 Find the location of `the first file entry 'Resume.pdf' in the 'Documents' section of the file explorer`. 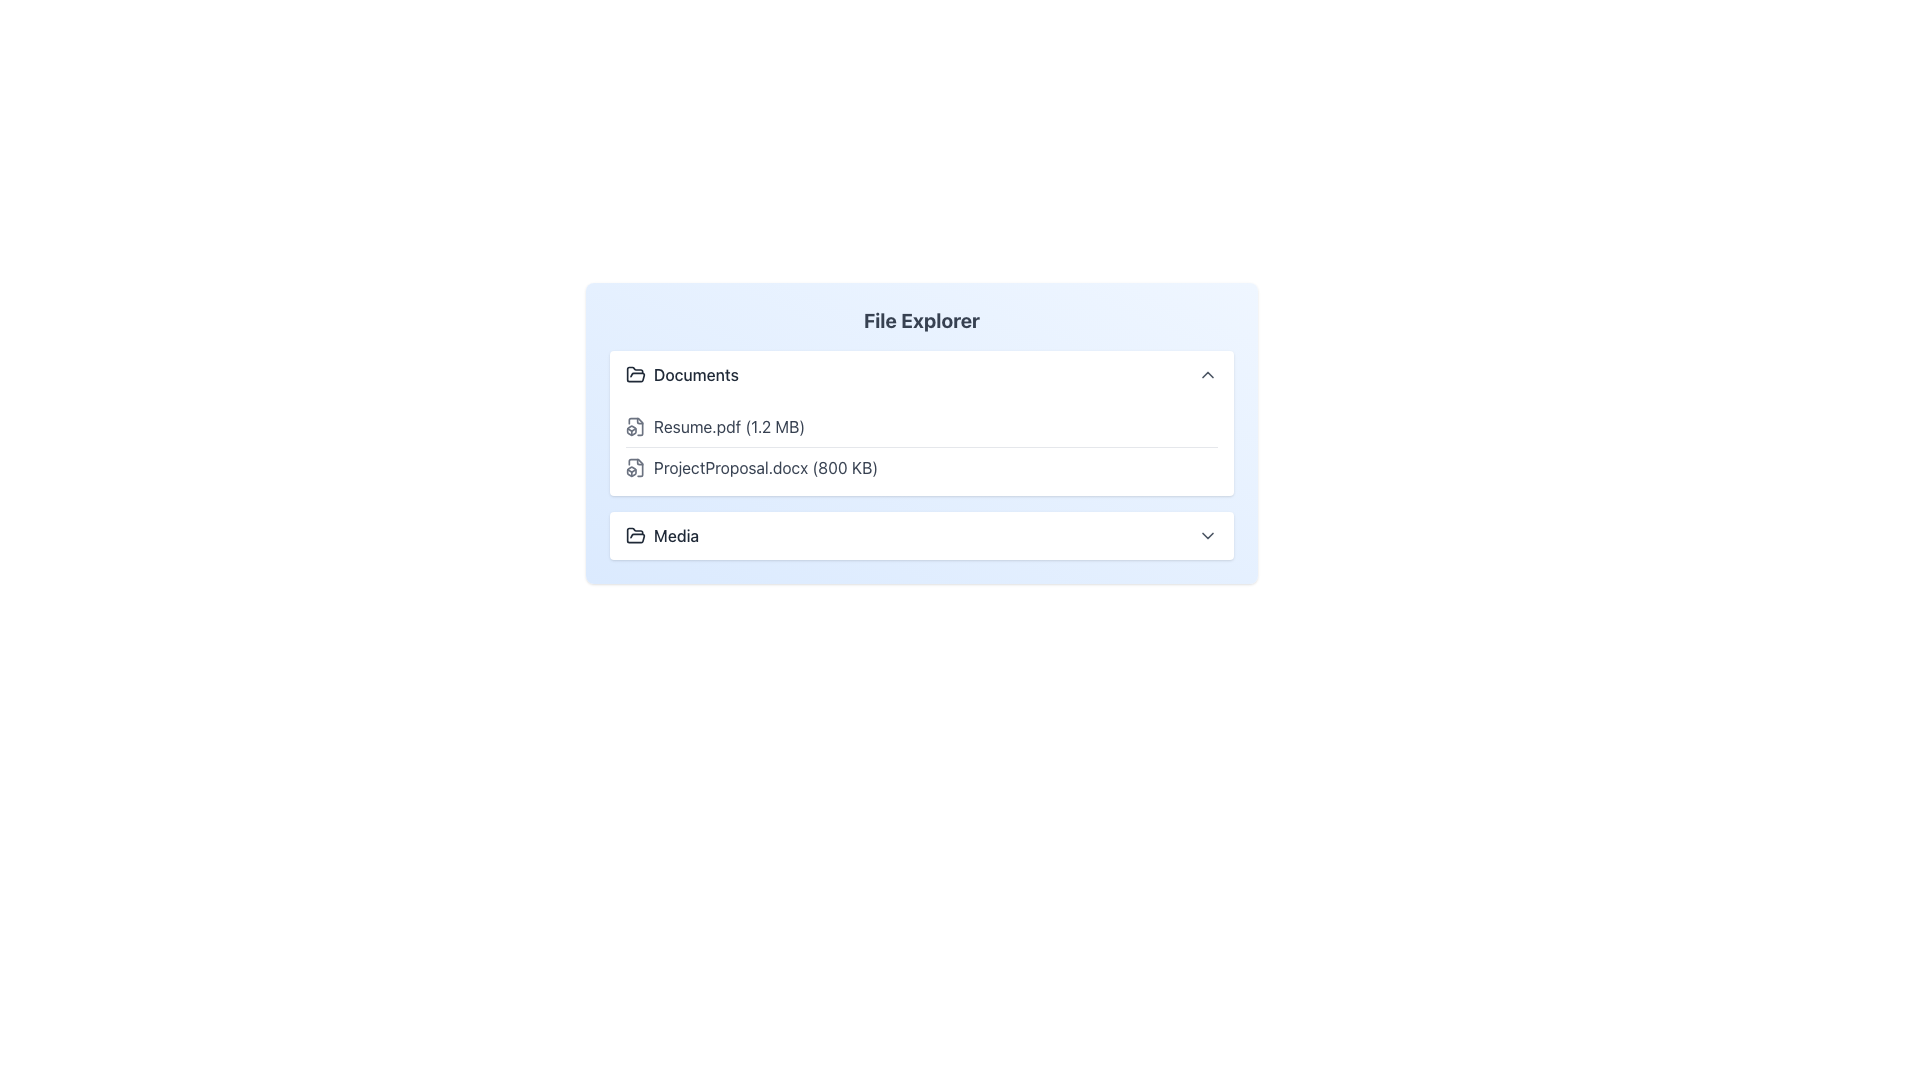

the first file entry 'Resume.pdf' in the 'Documents' section of the file explorer is located at coordinates (715, 426).